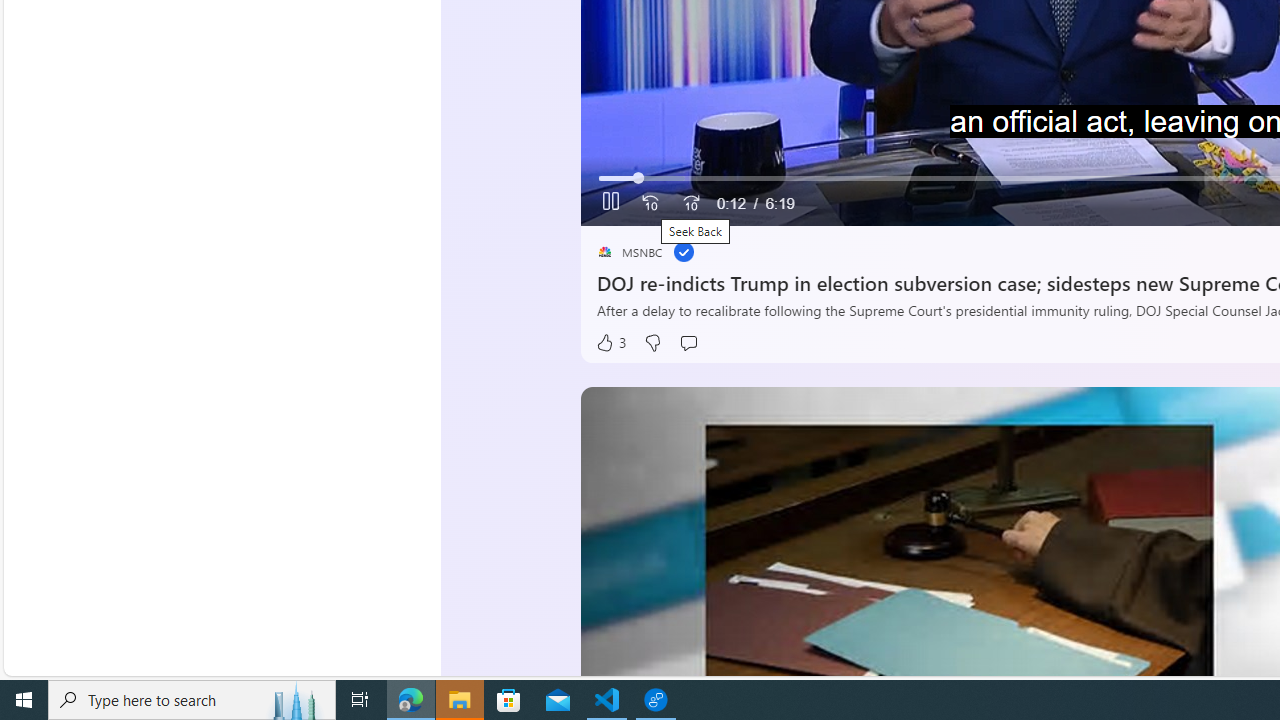  Describe the element at coordinates (610, 342) in the screenshot. I see `'3 Like'` at that location.